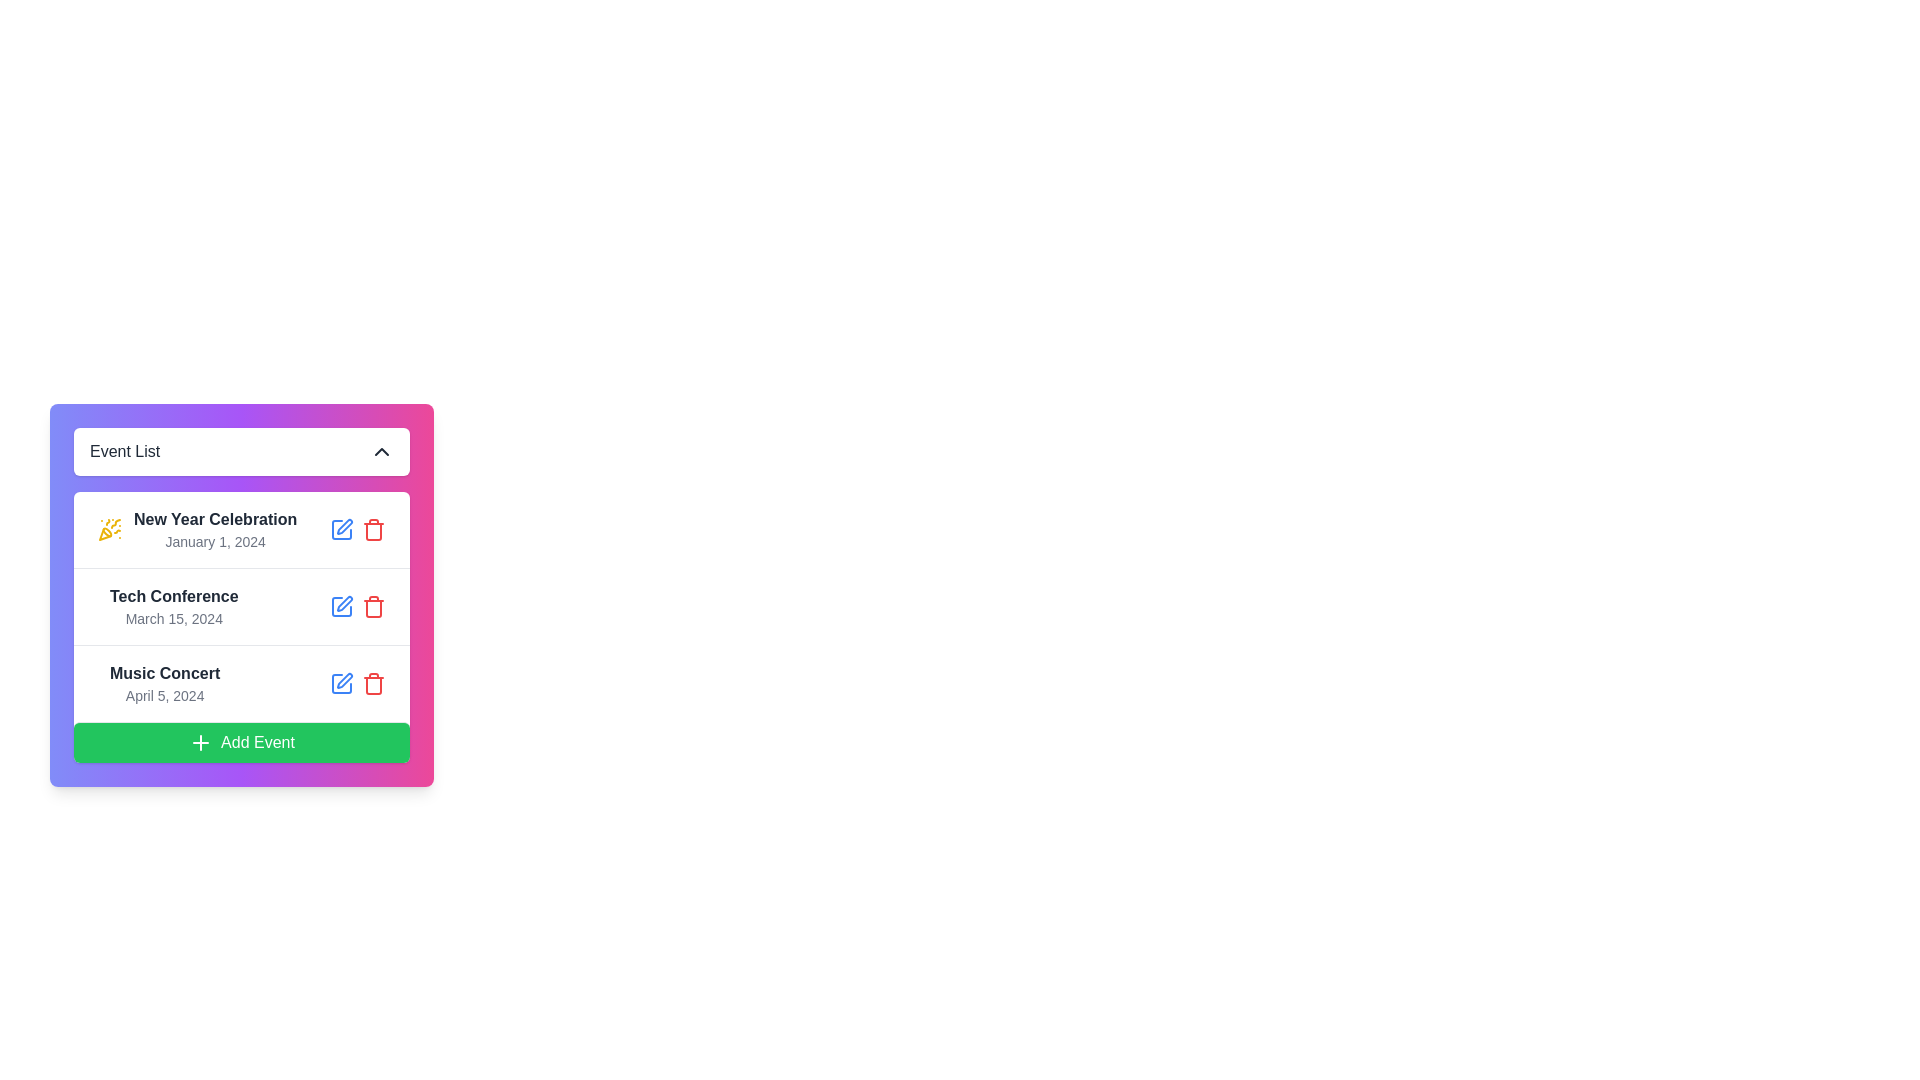 Image resolution: width=1920 pixels, height=1080 pixels. Describe the element at coordinates (345, 680) in the screenshot. I see `the icon button for editing details of the 'Music Concert' event, which is the second icon from the right in the corresponding row of the event list` at that location.